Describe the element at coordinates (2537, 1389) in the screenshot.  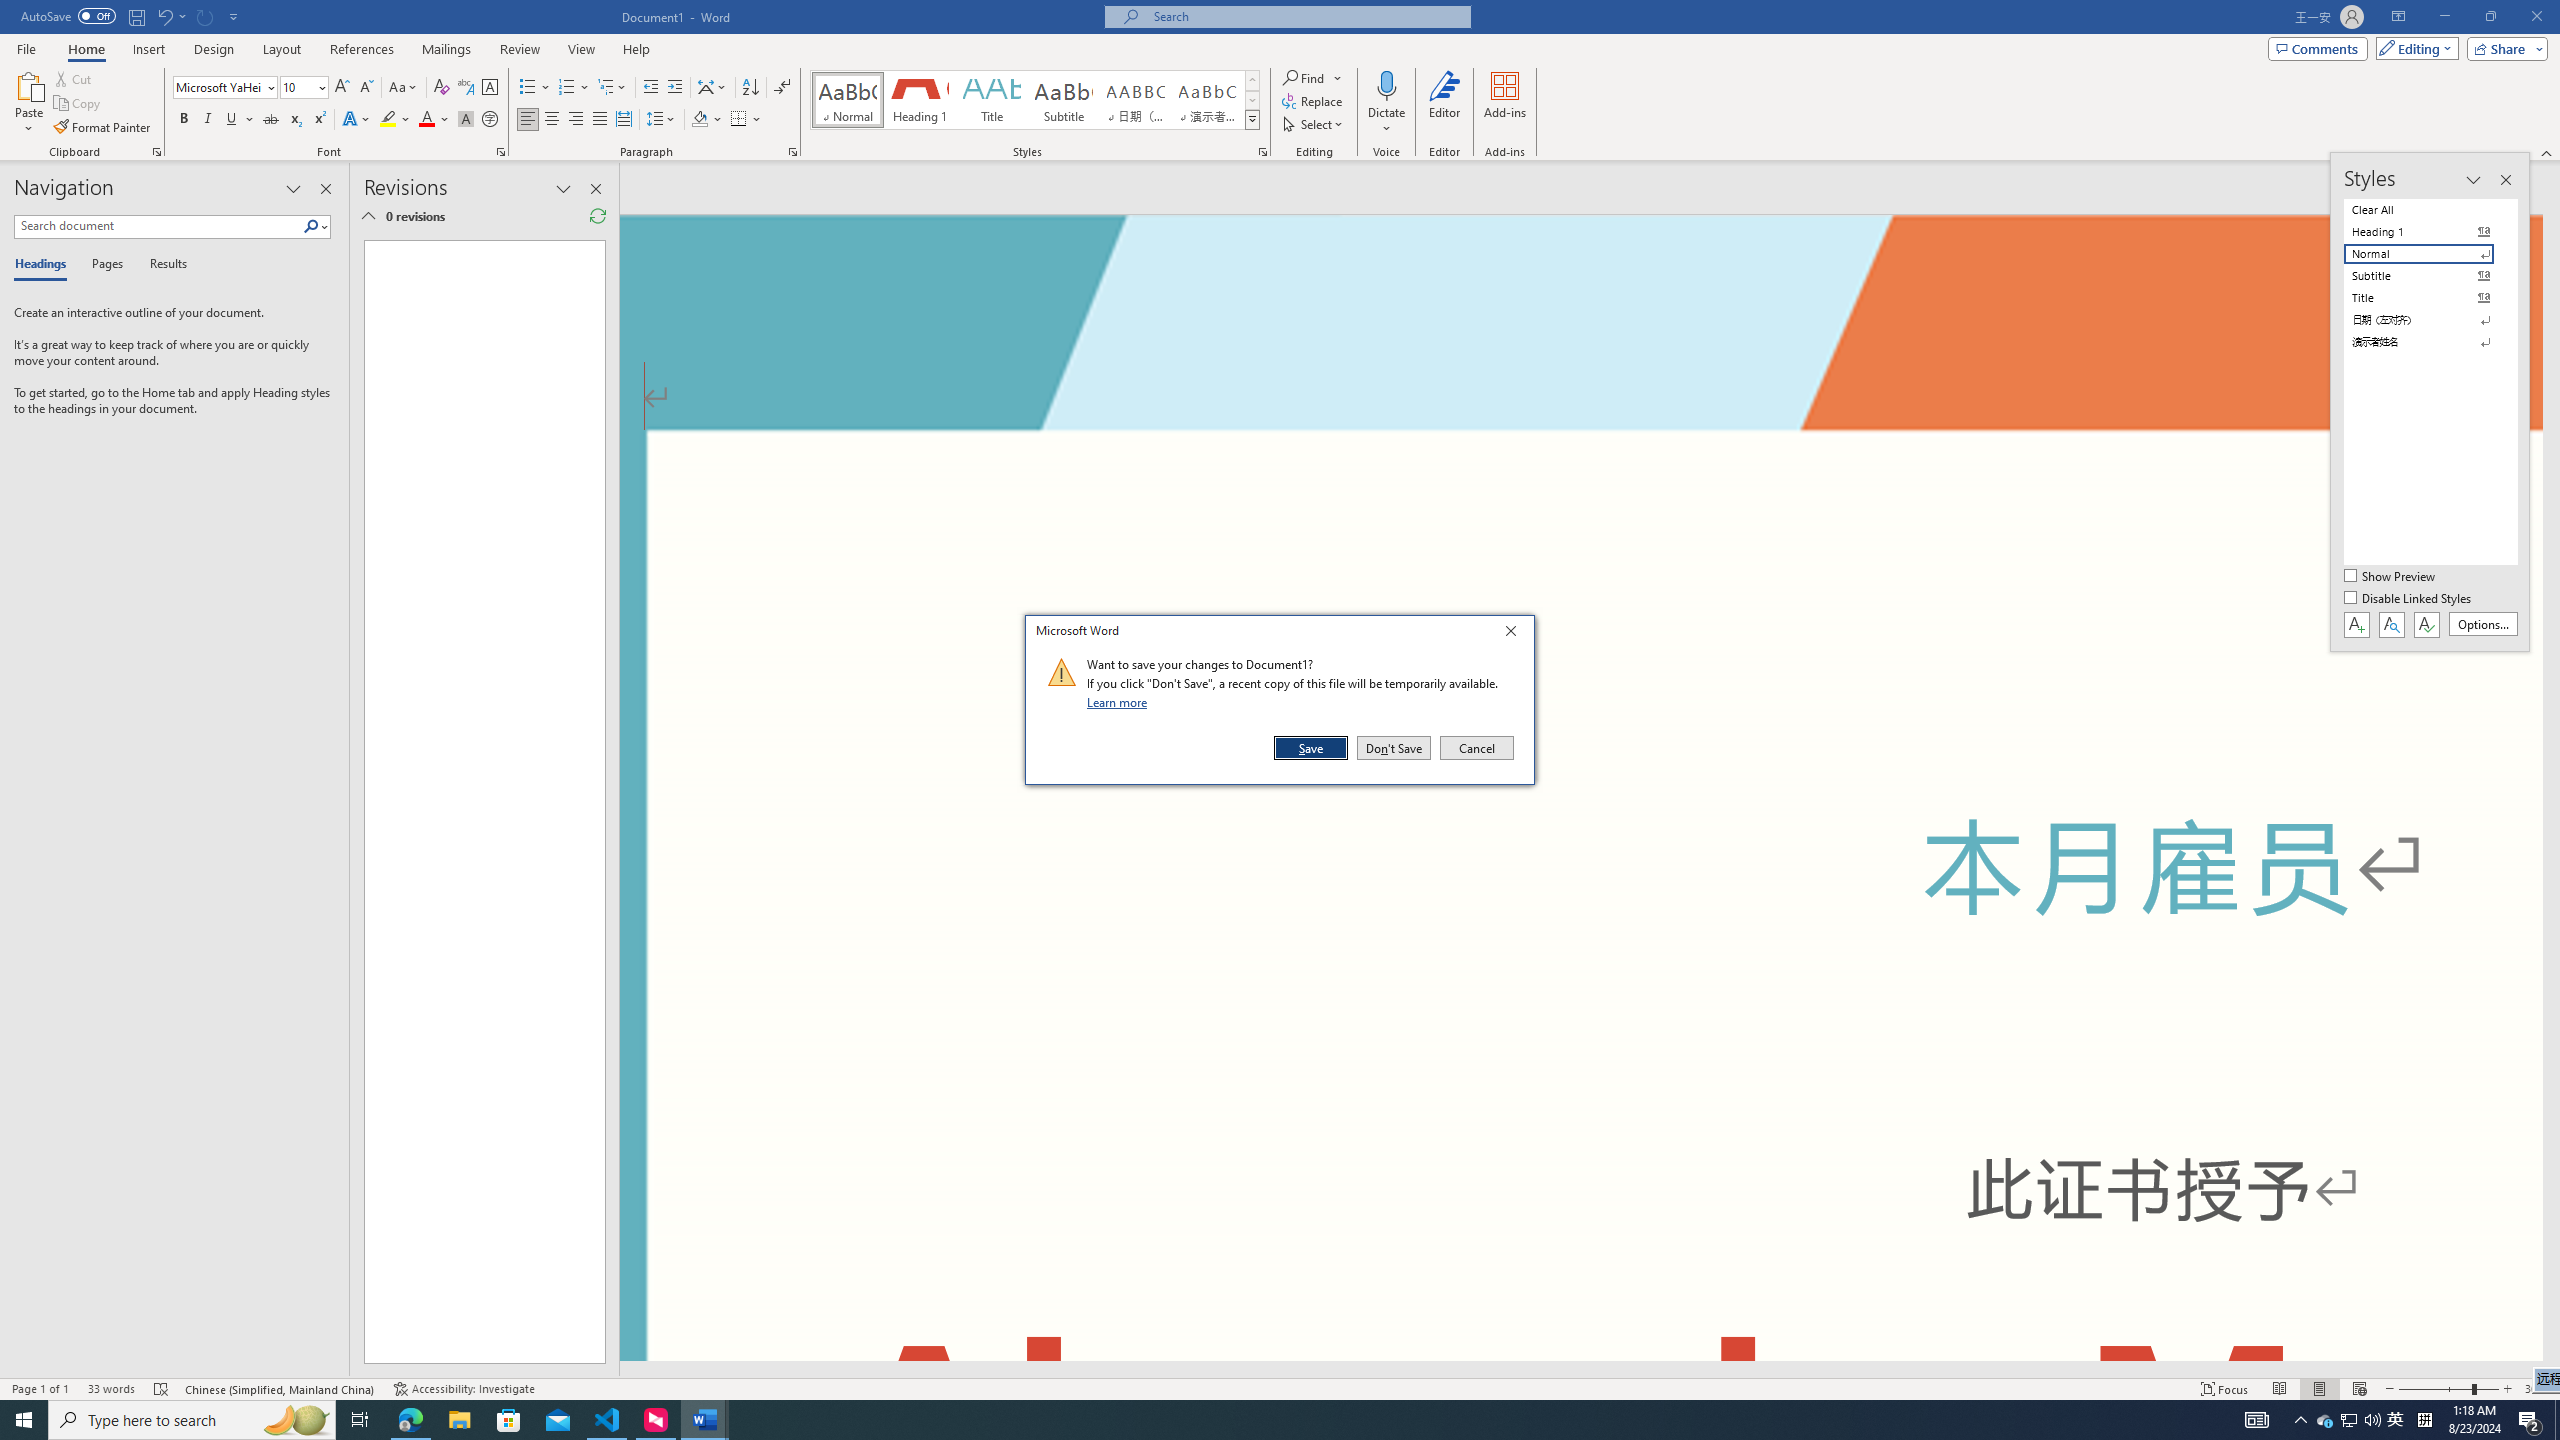
I see `'Zoom 308%'` at that location.